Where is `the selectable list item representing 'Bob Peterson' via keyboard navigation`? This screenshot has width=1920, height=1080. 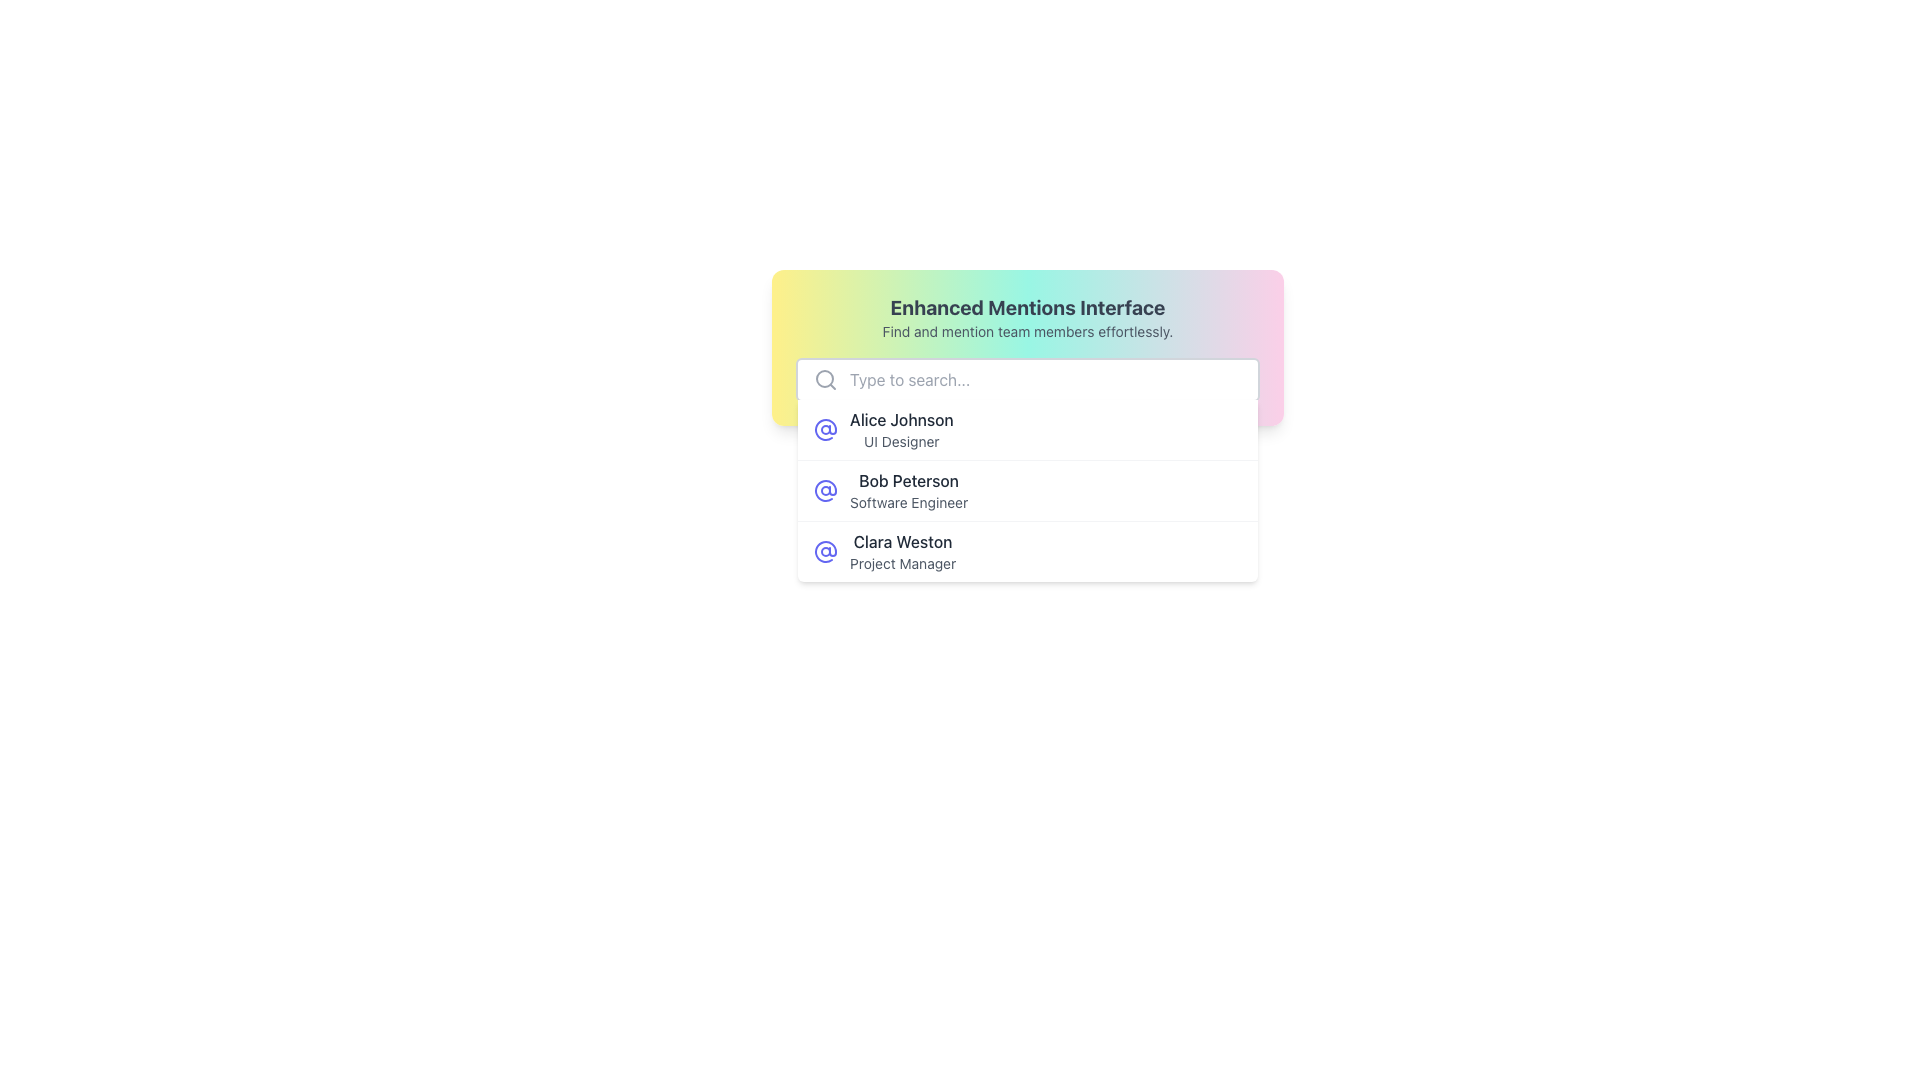
the selectable list item representing 'Bob Peterson' via keyboard navigation is located at coordinates (1027, 491).